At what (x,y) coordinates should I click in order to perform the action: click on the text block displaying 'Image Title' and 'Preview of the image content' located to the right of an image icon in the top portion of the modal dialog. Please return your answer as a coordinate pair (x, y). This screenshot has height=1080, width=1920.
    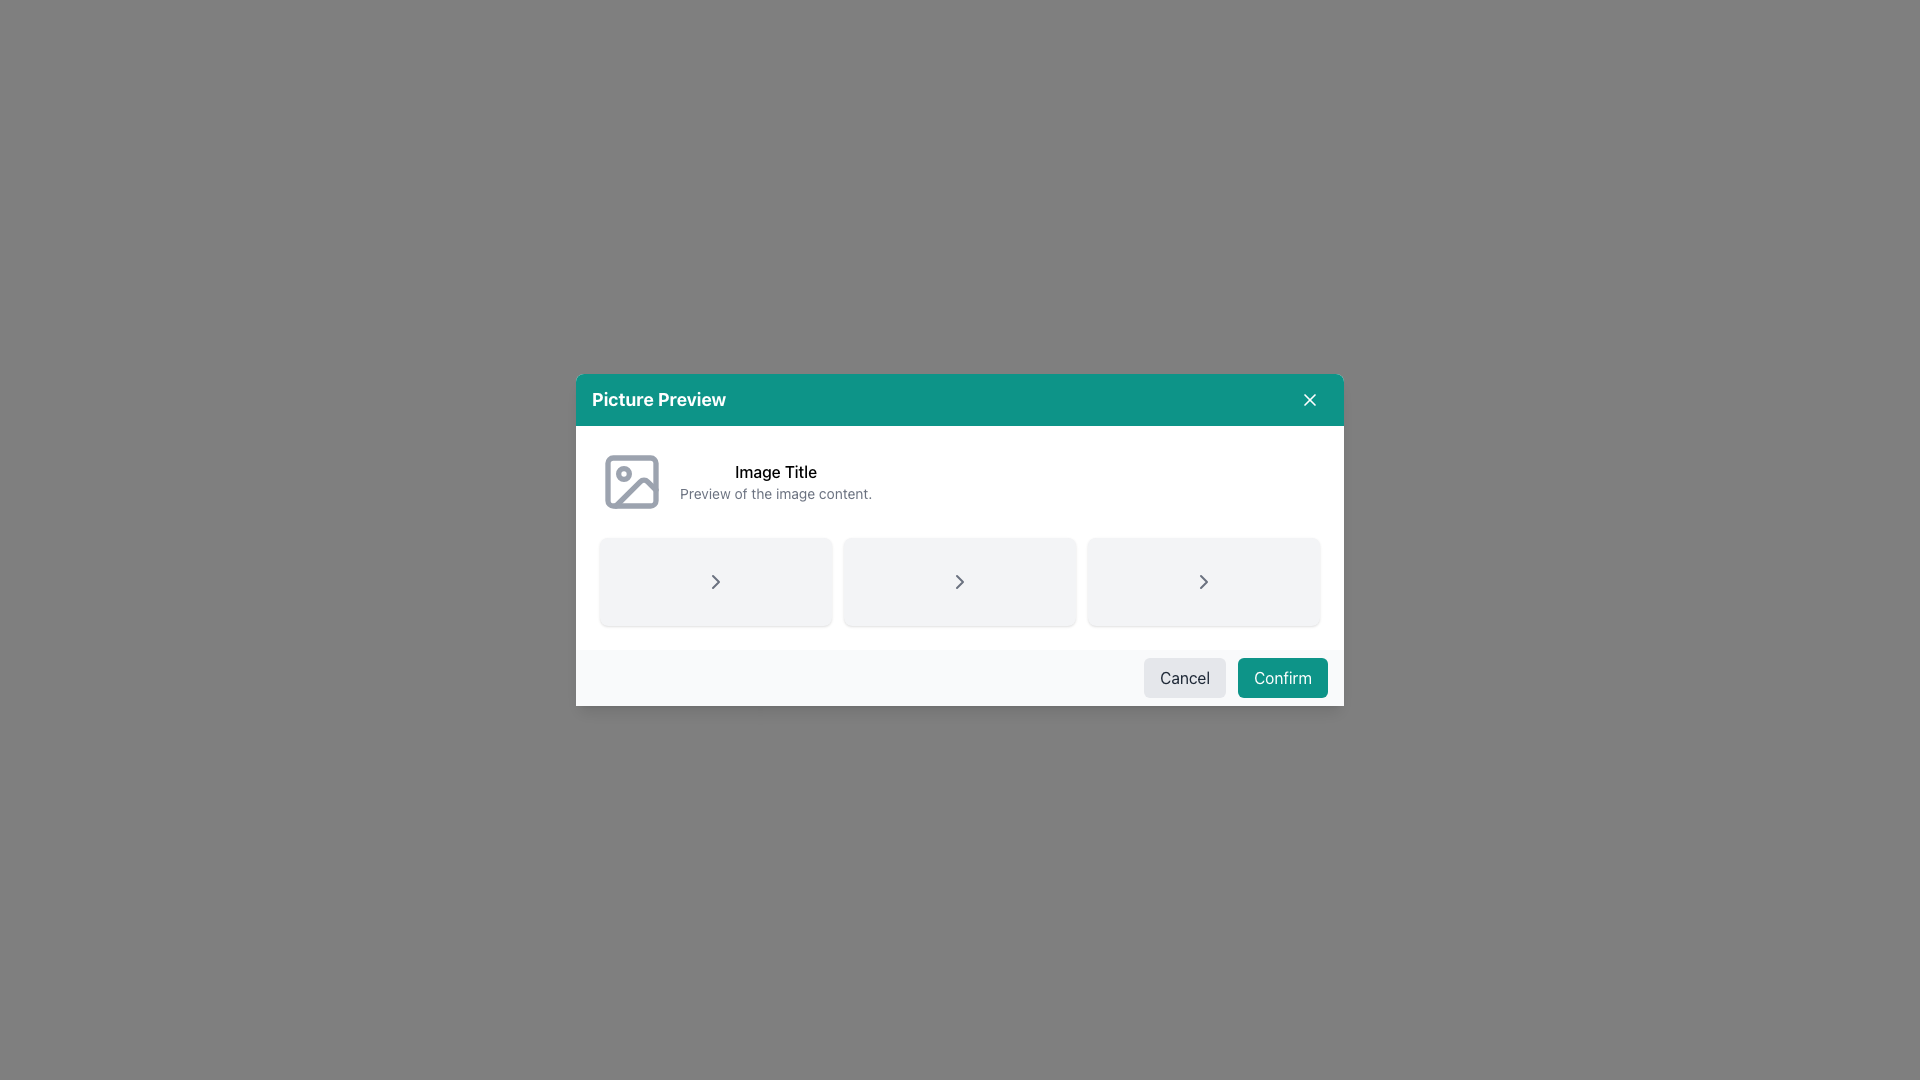
    Looking at the image, I should click on (775, 482).